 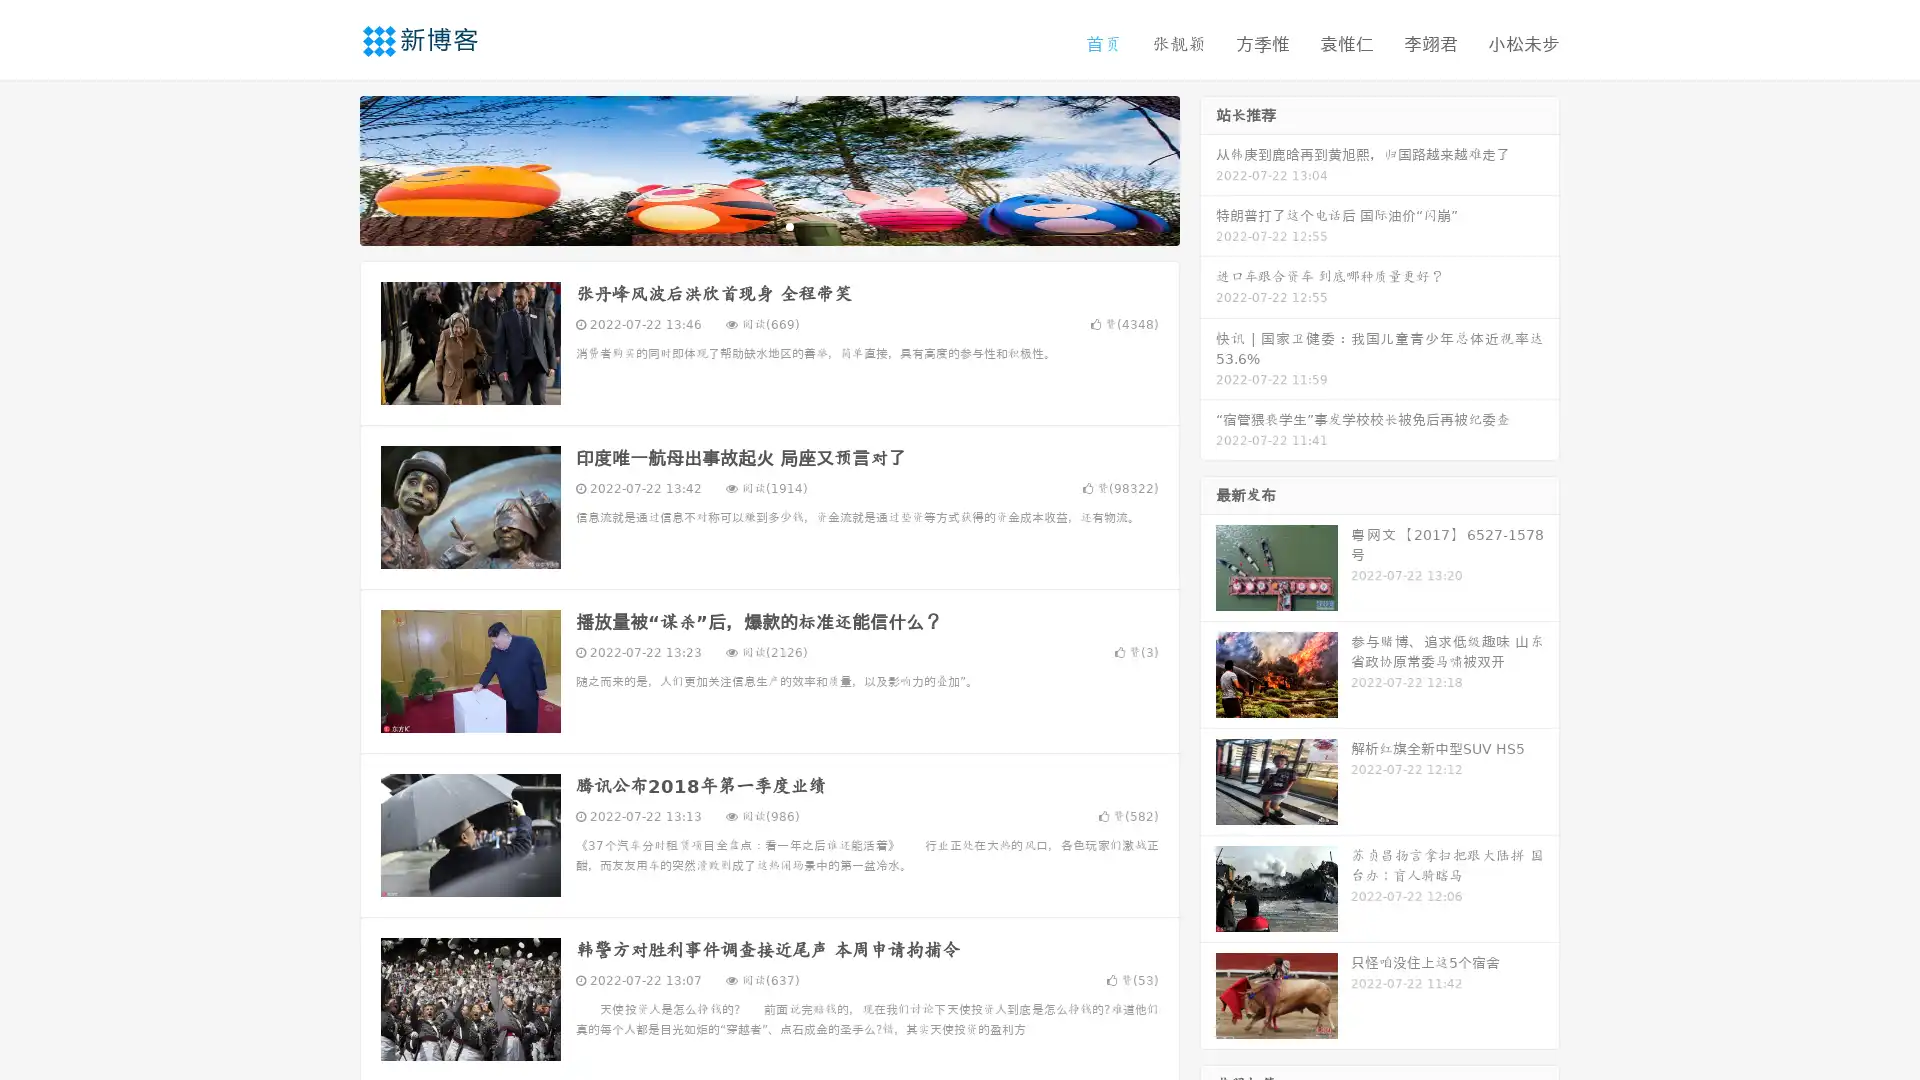 What do you see at coordinates (748, 225) in the screenshot?
I see `Go to slide 1` at bounding box center [748, 225].